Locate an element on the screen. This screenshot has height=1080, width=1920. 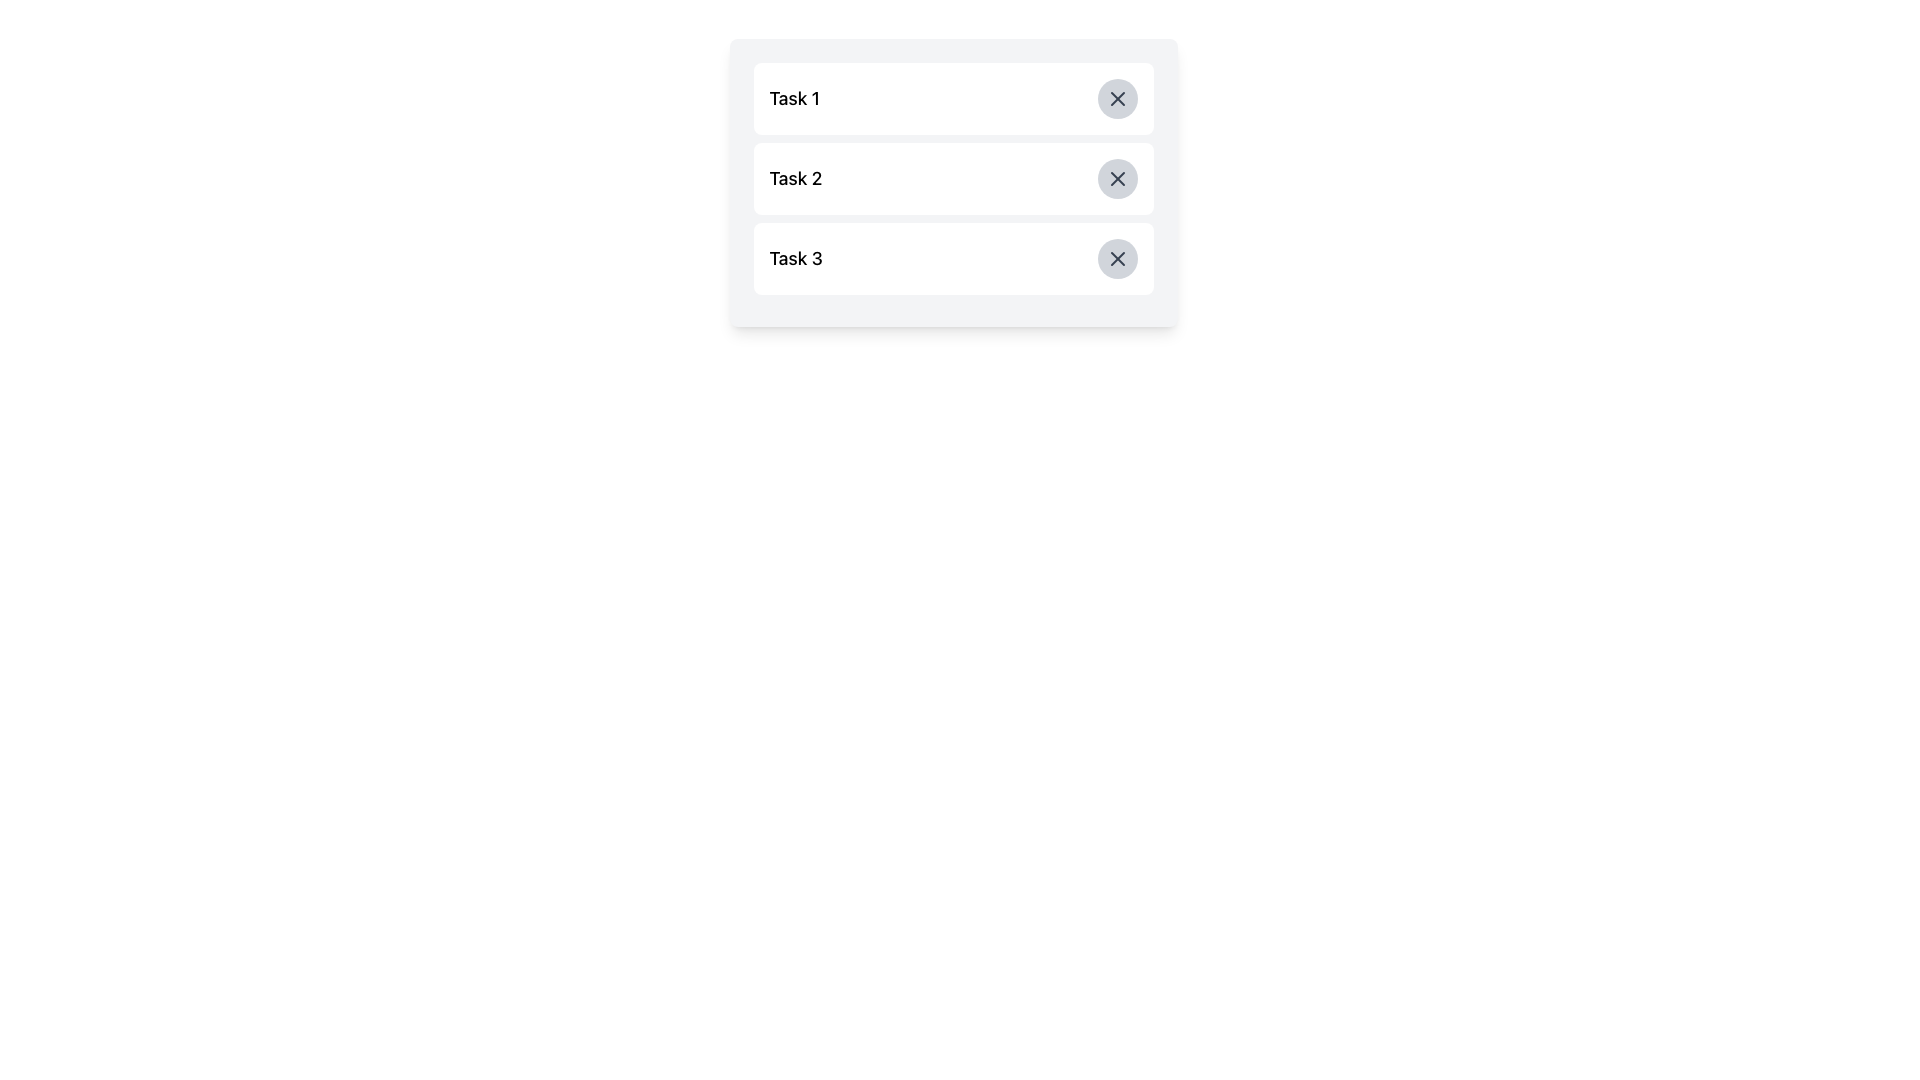
the close/delete icon located at the top right corner of 'Task 1' is located at coordinates (1116, 99).